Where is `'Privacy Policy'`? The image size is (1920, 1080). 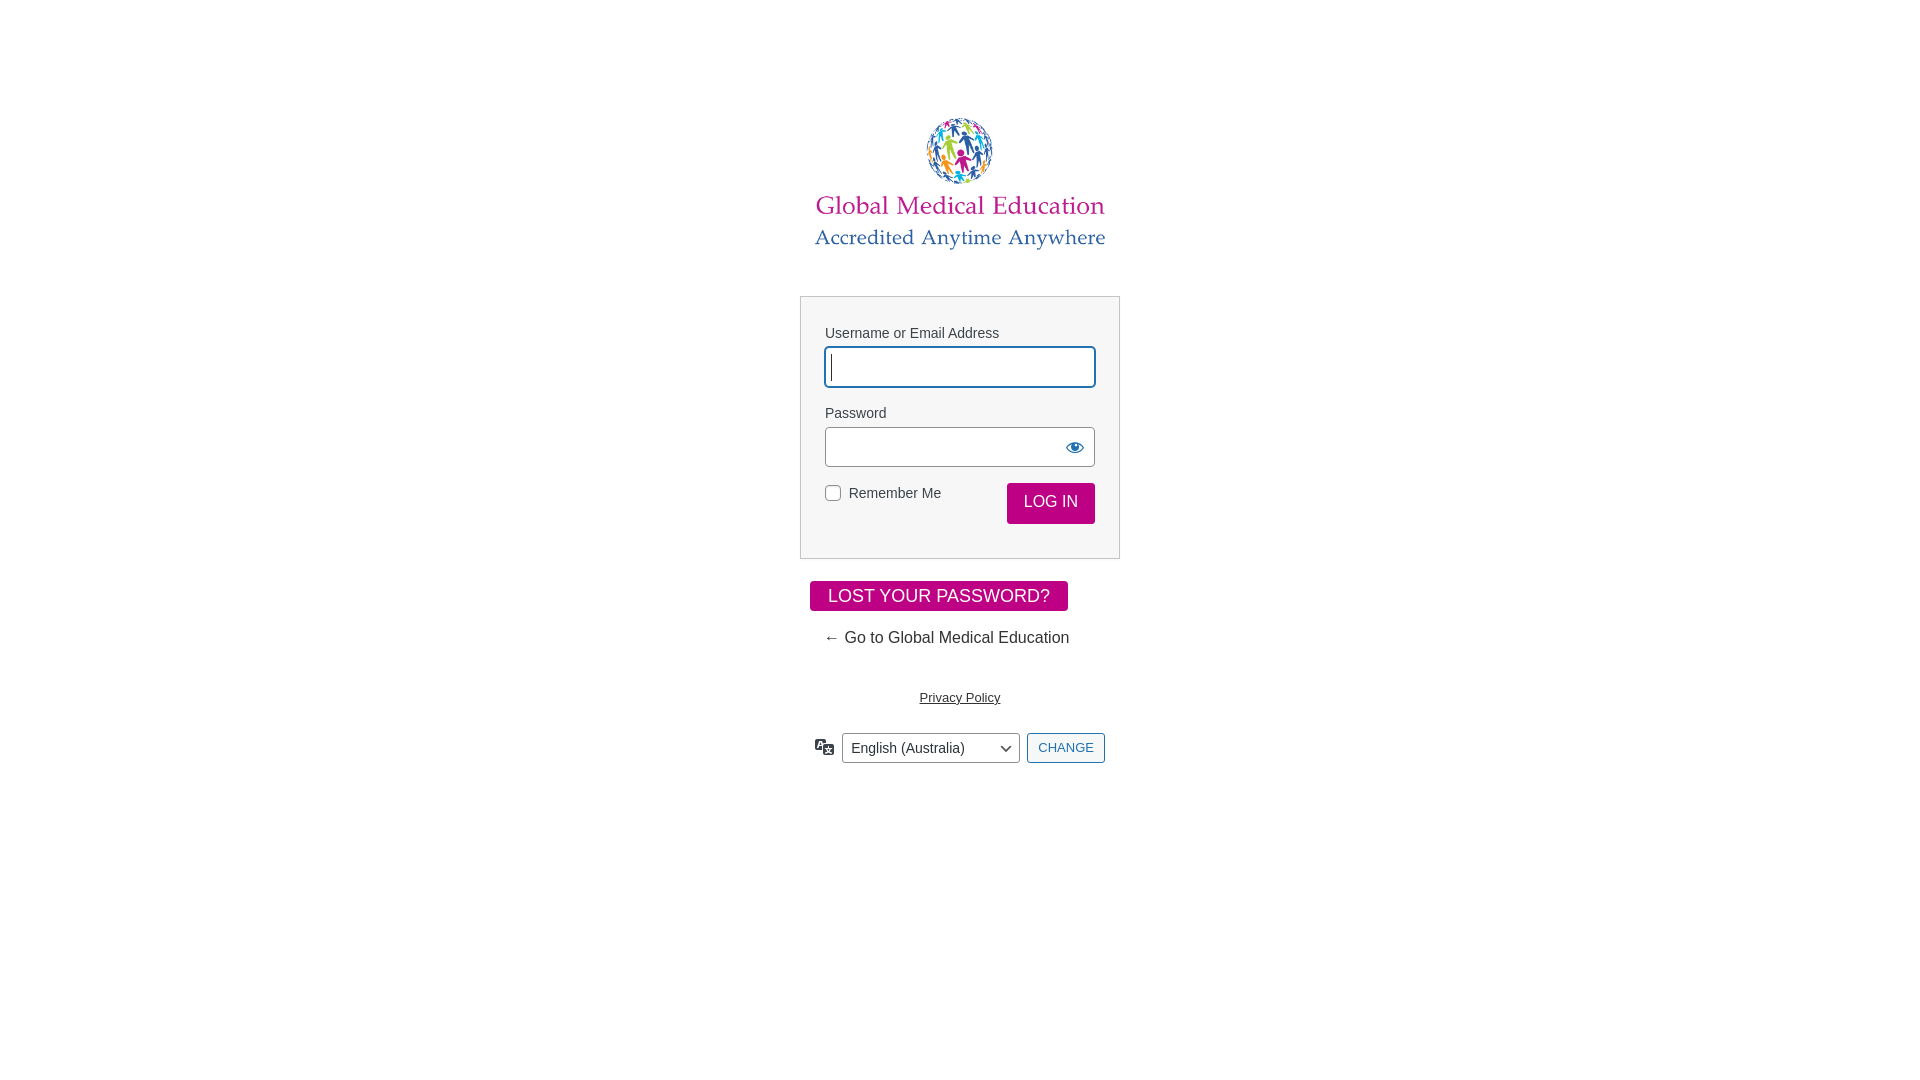 'Privacy Policy' is located at coordinates (960, 696).